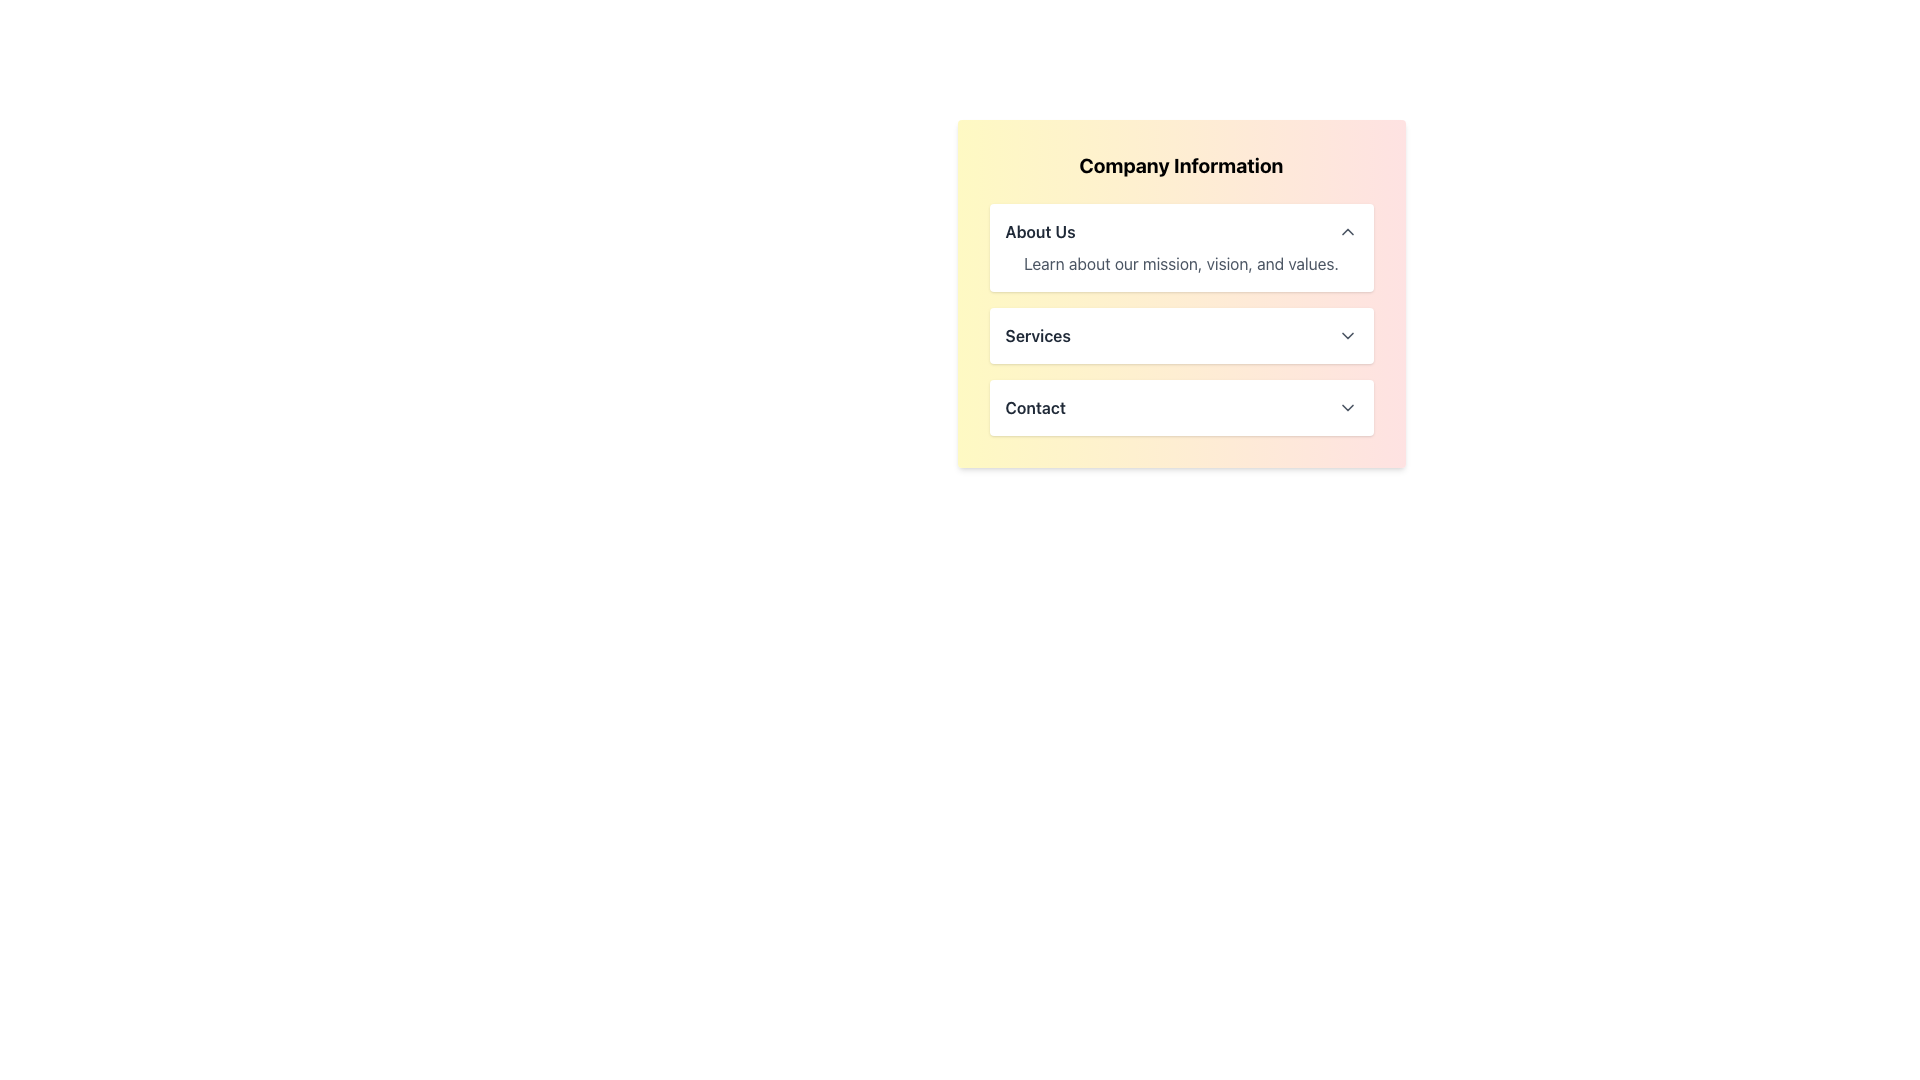  I want to click on the dropdown menu element related to 'Contact' in the 'Company Information' card, so click(1181, 407).